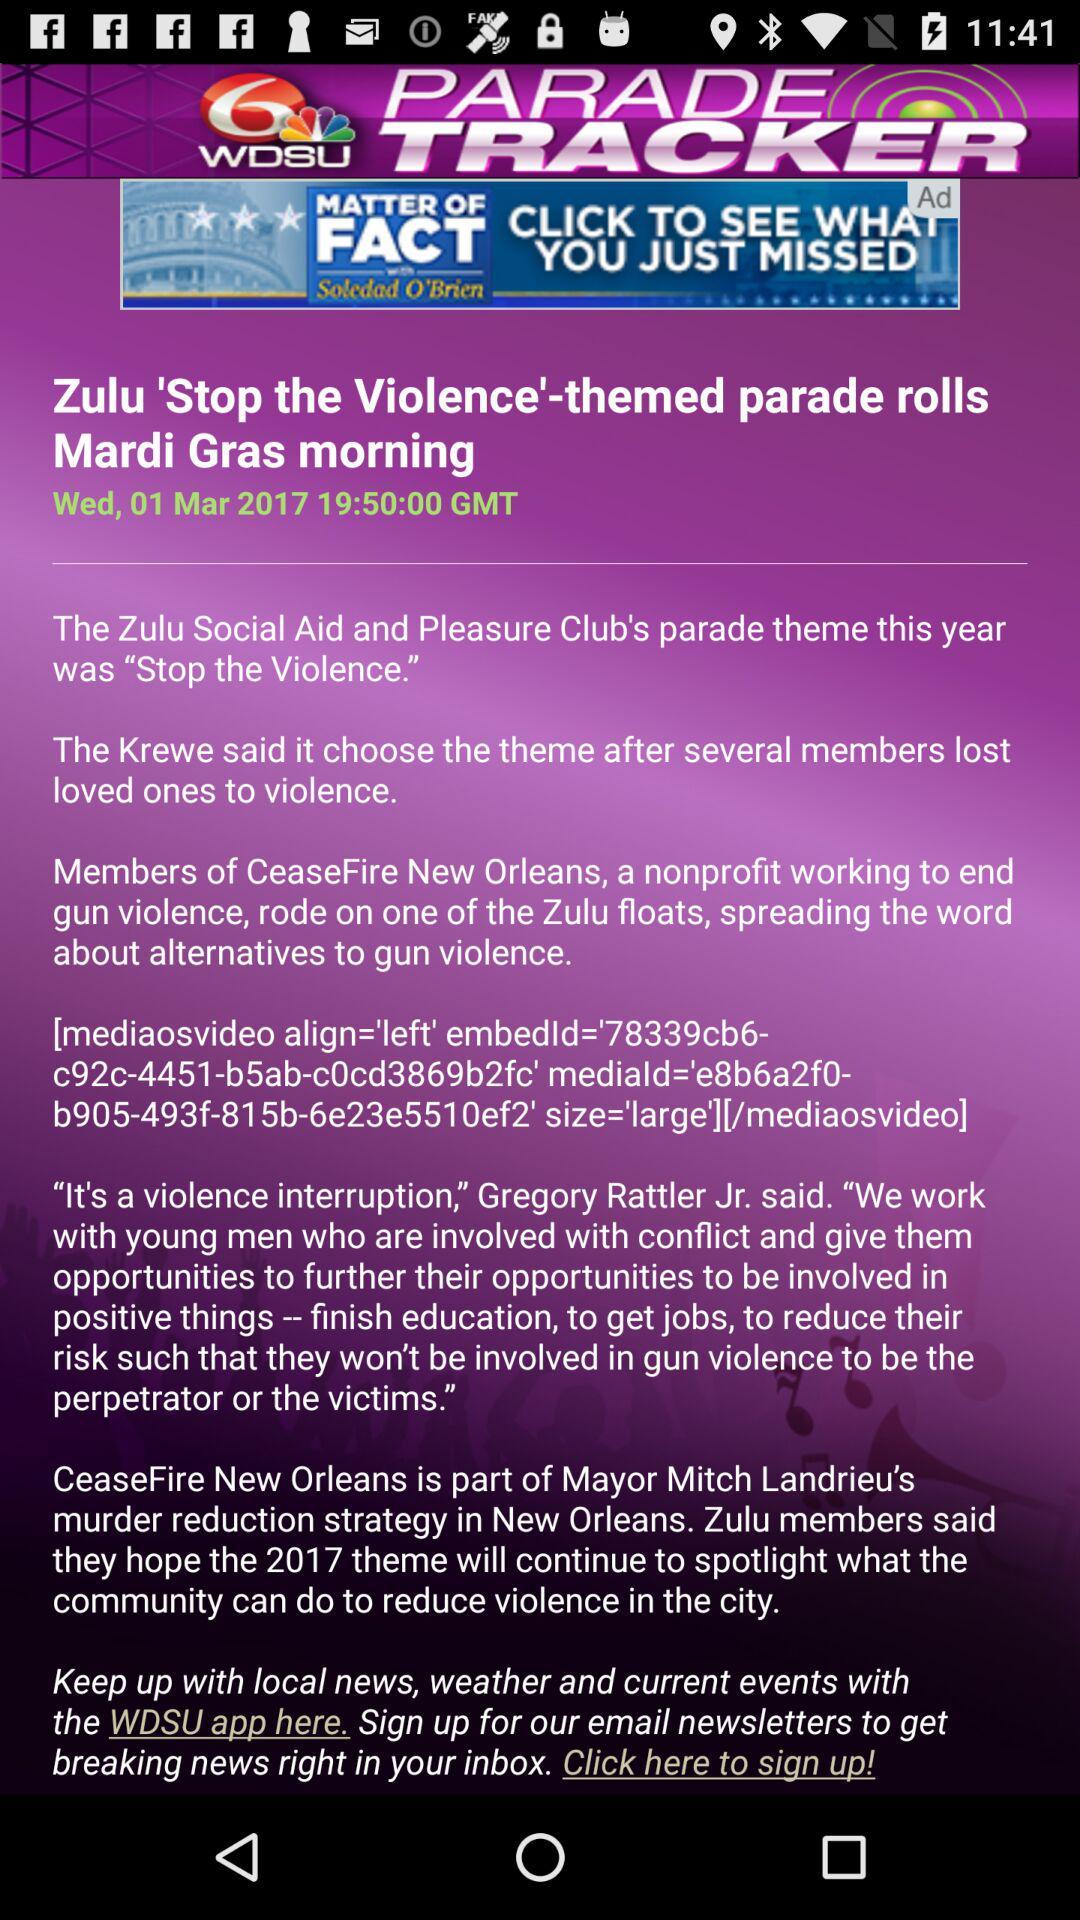 This screenshot has height=1920, width=1080. I want to click on for adveisment, so click(540, 243).